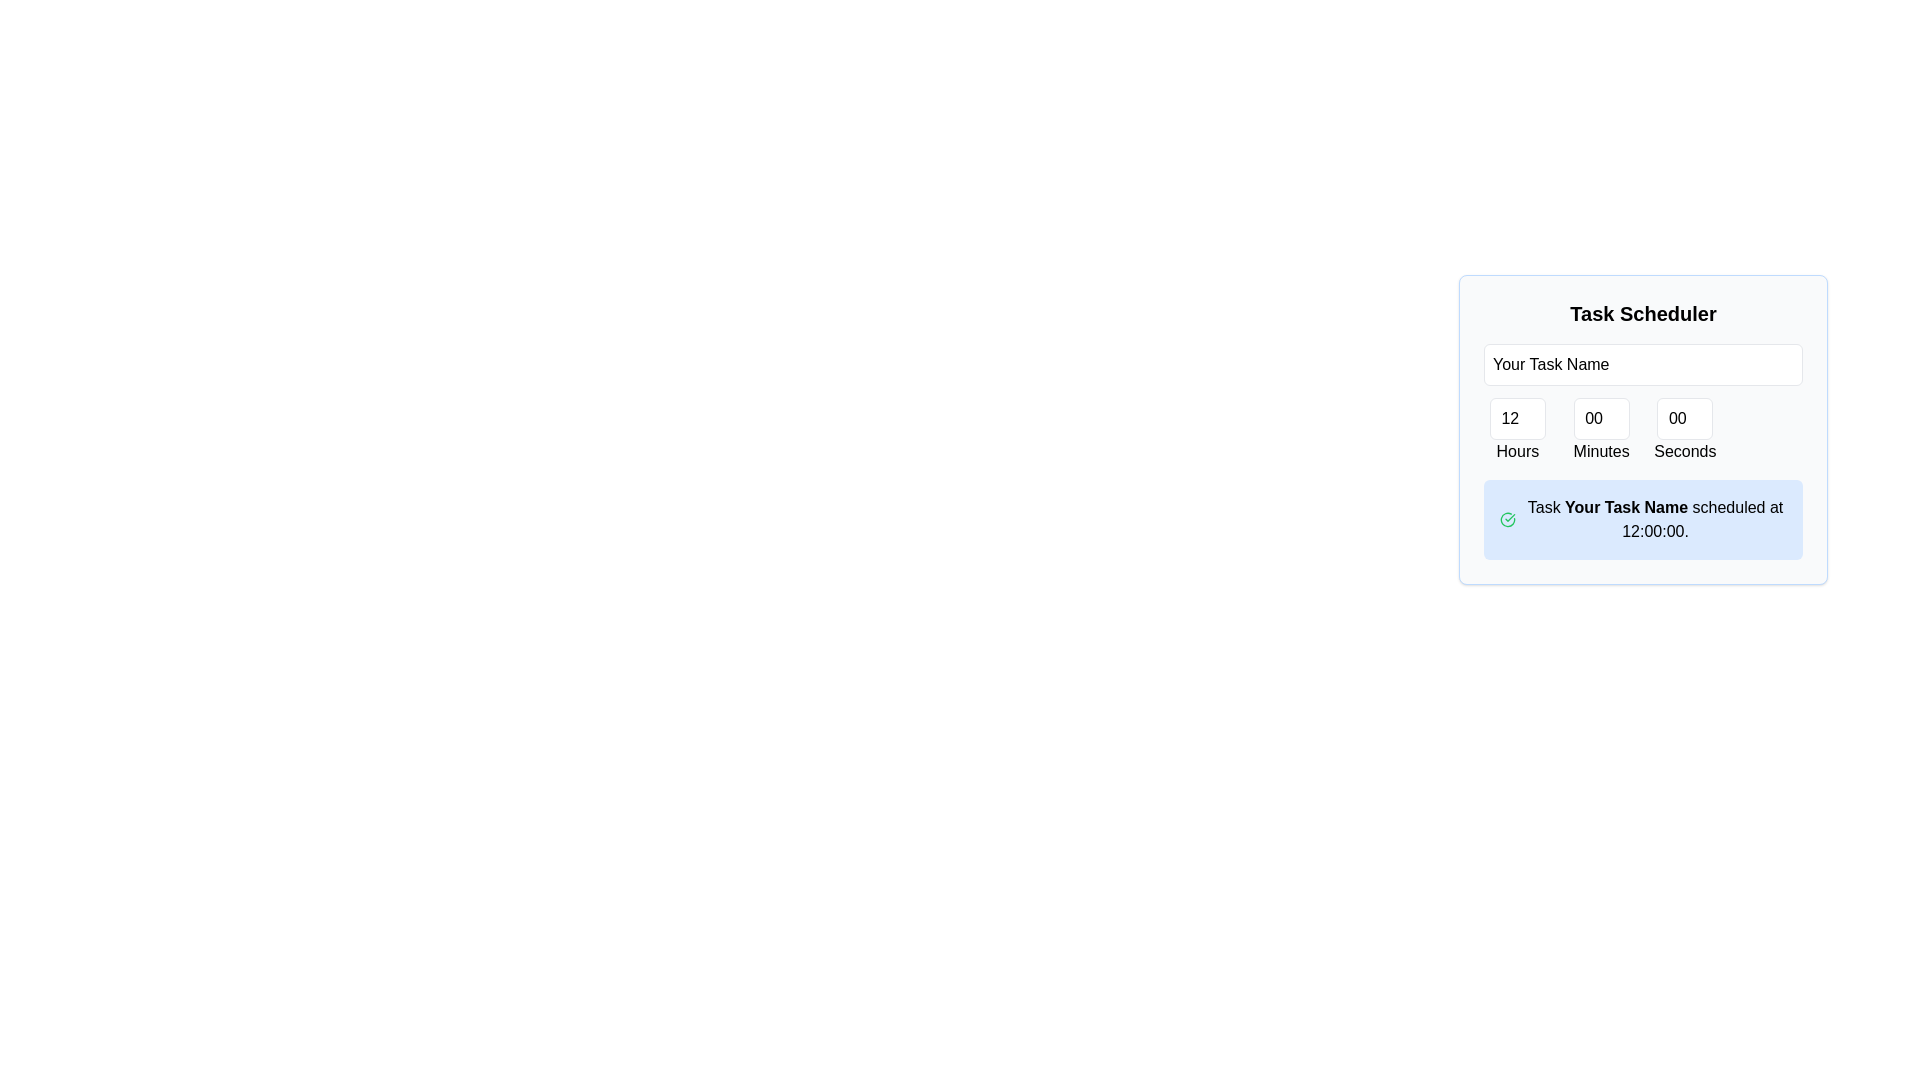  What do you see at coordinates (1643, 313) in the screenshot?
I see `the title text of the scheduler feature, which is positioned at the top of the box containing form elements and above the 'Your Task Name' input box` at bounding box center [1643, 313].